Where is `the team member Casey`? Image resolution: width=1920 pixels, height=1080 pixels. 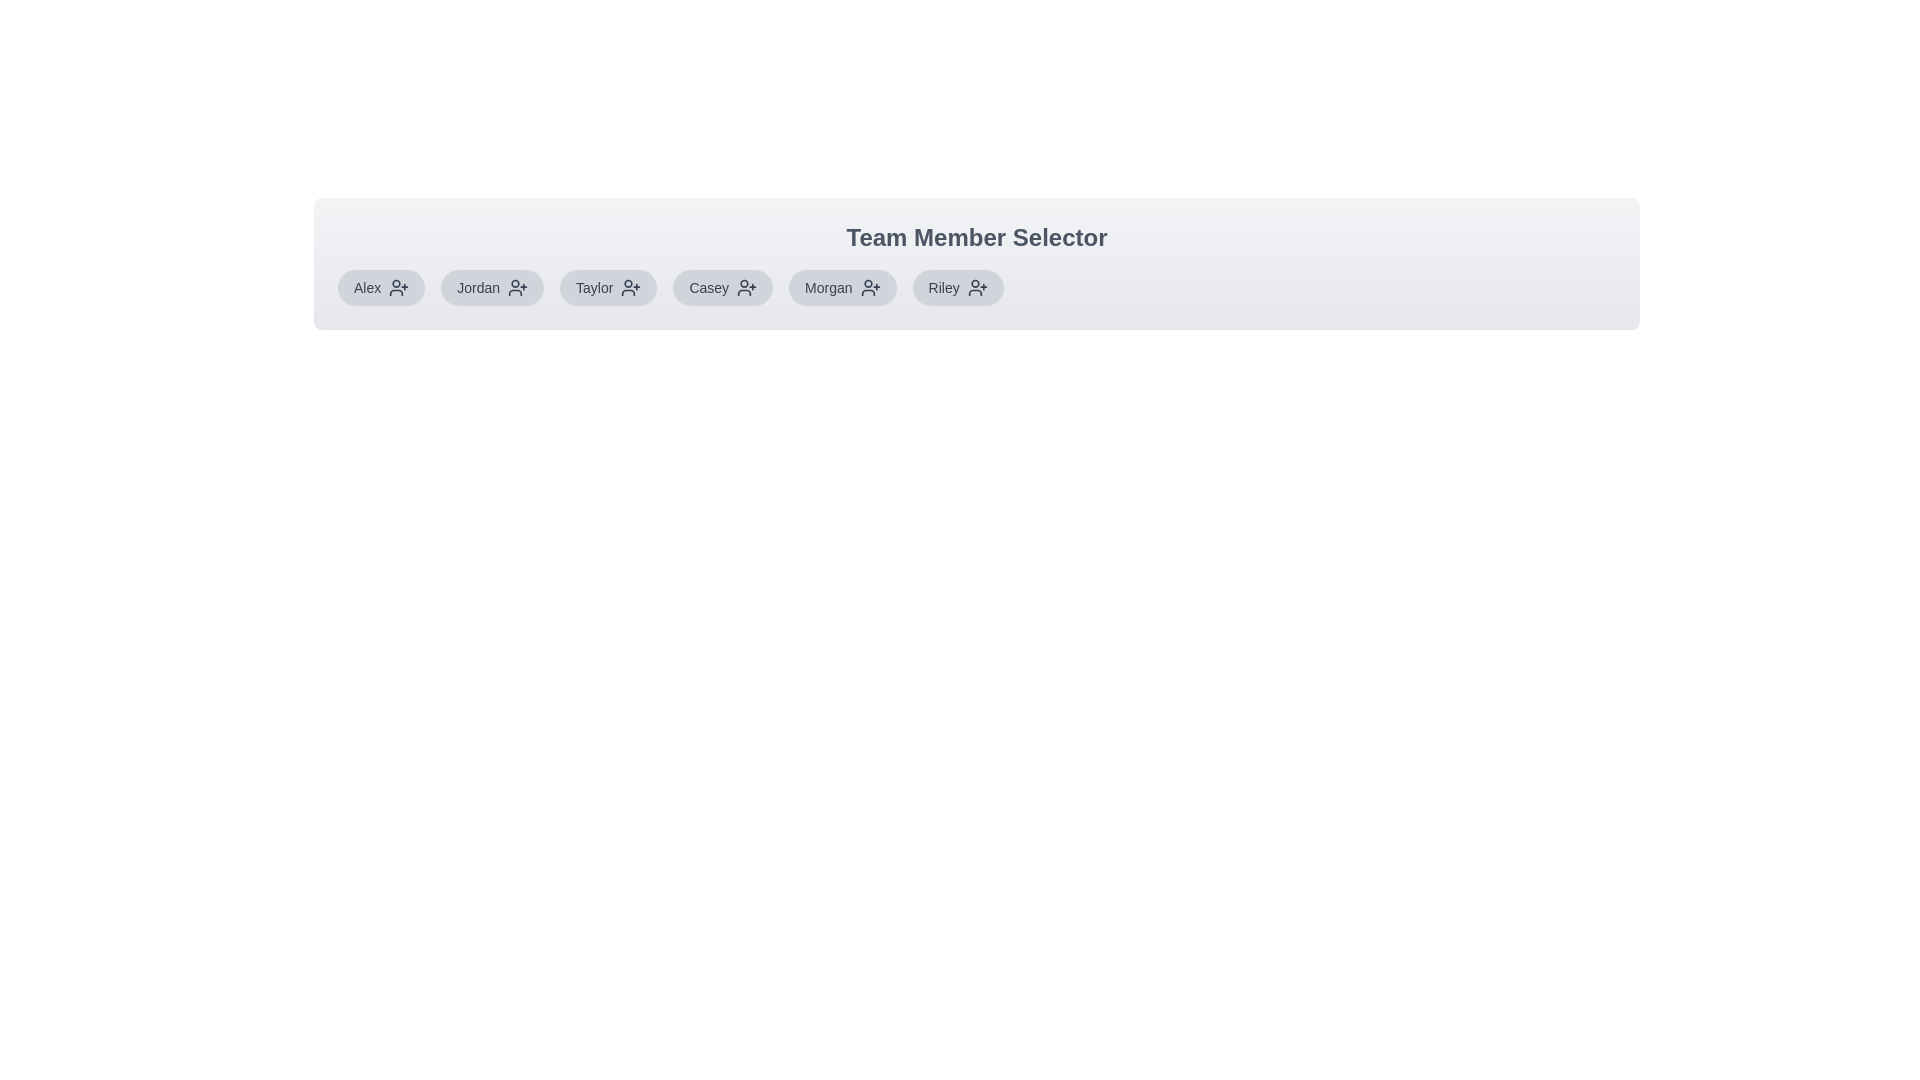 the team member Casey is located at coordinates (722, 288).